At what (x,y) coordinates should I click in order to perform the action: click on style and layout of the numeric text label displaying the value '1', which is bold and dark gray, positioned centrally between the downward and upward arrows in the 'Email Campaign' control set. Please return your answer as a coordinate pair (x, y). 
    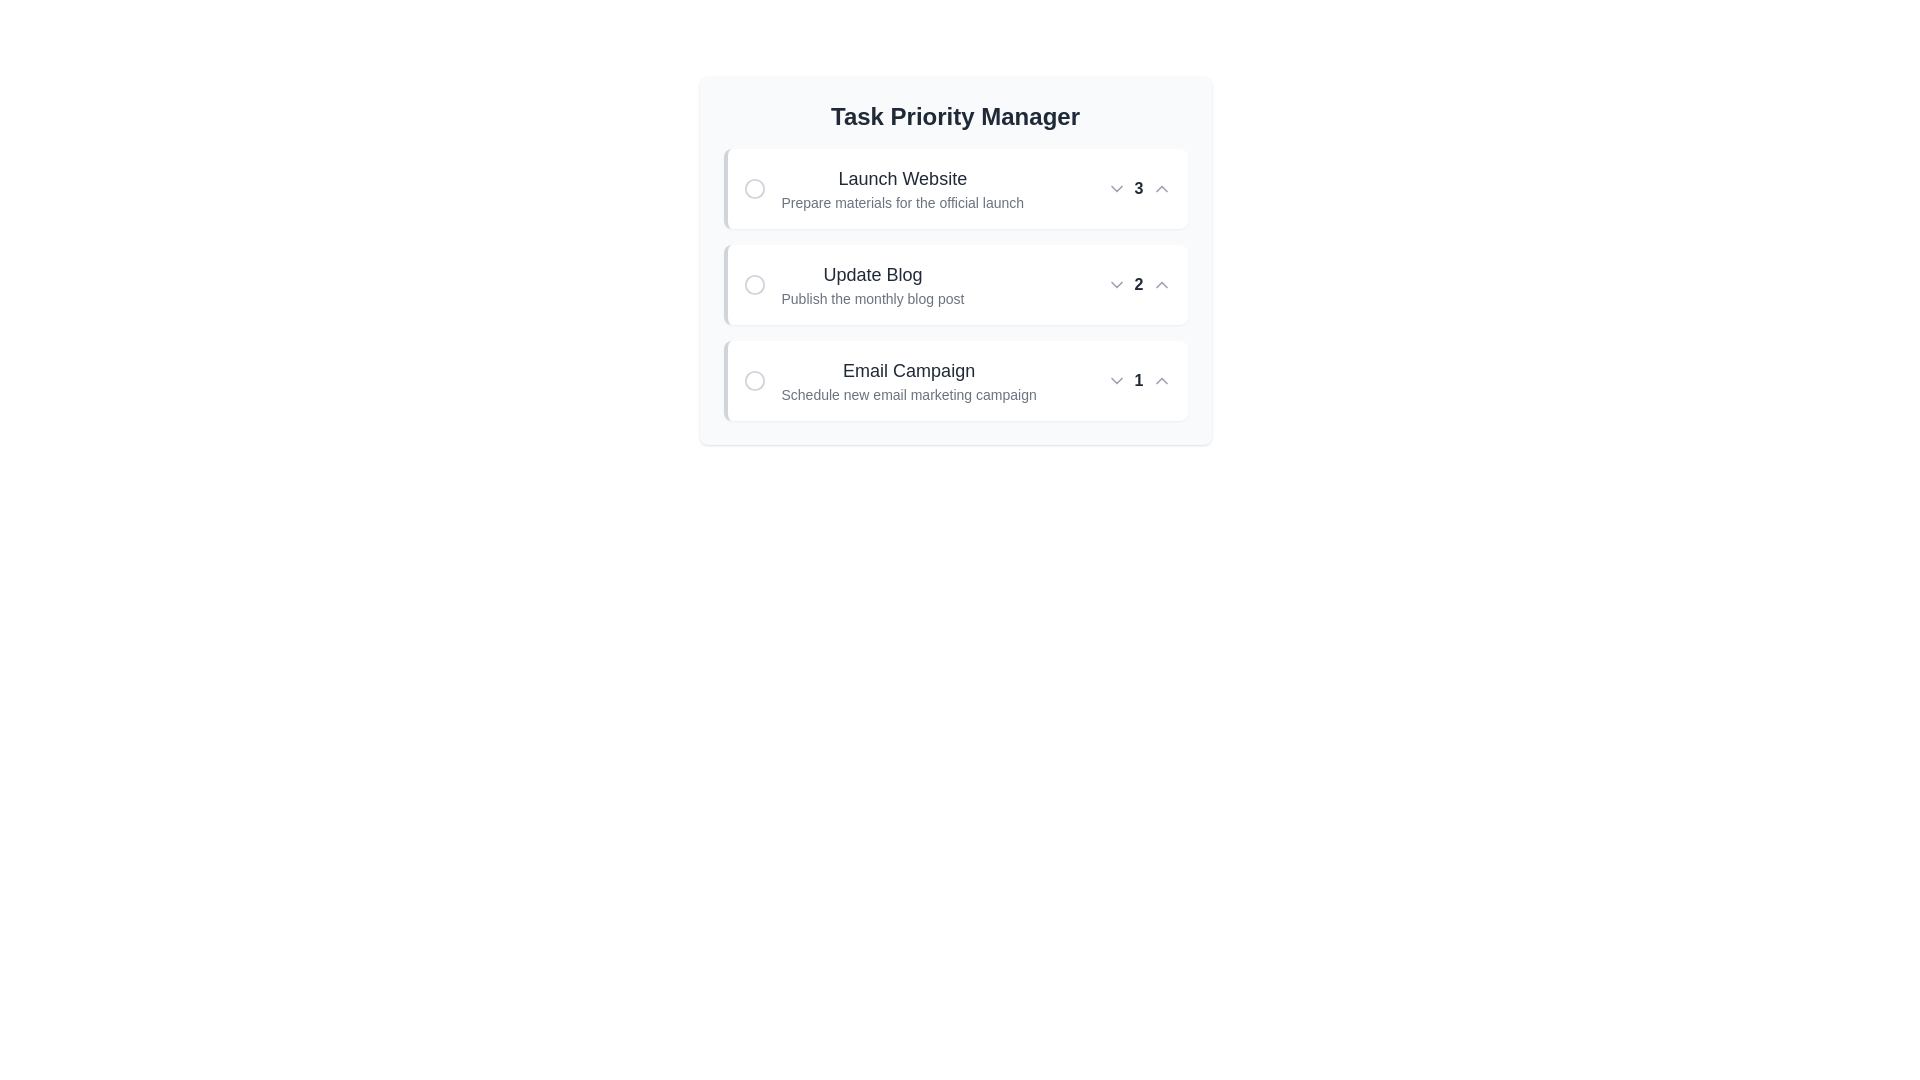
    Looking at the image, I should click on (1139, 381).